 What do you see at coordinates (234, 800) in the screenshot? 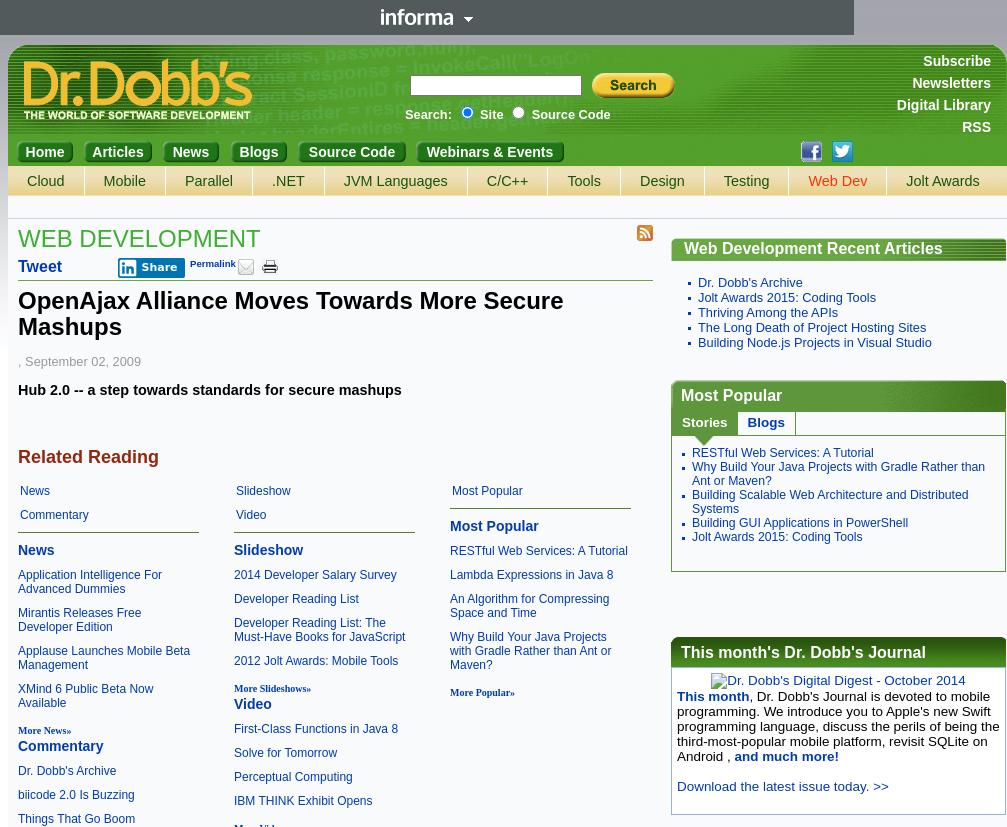
I see `'IBM THINK Exhibit Opens'` at bounding box center [234, 800].